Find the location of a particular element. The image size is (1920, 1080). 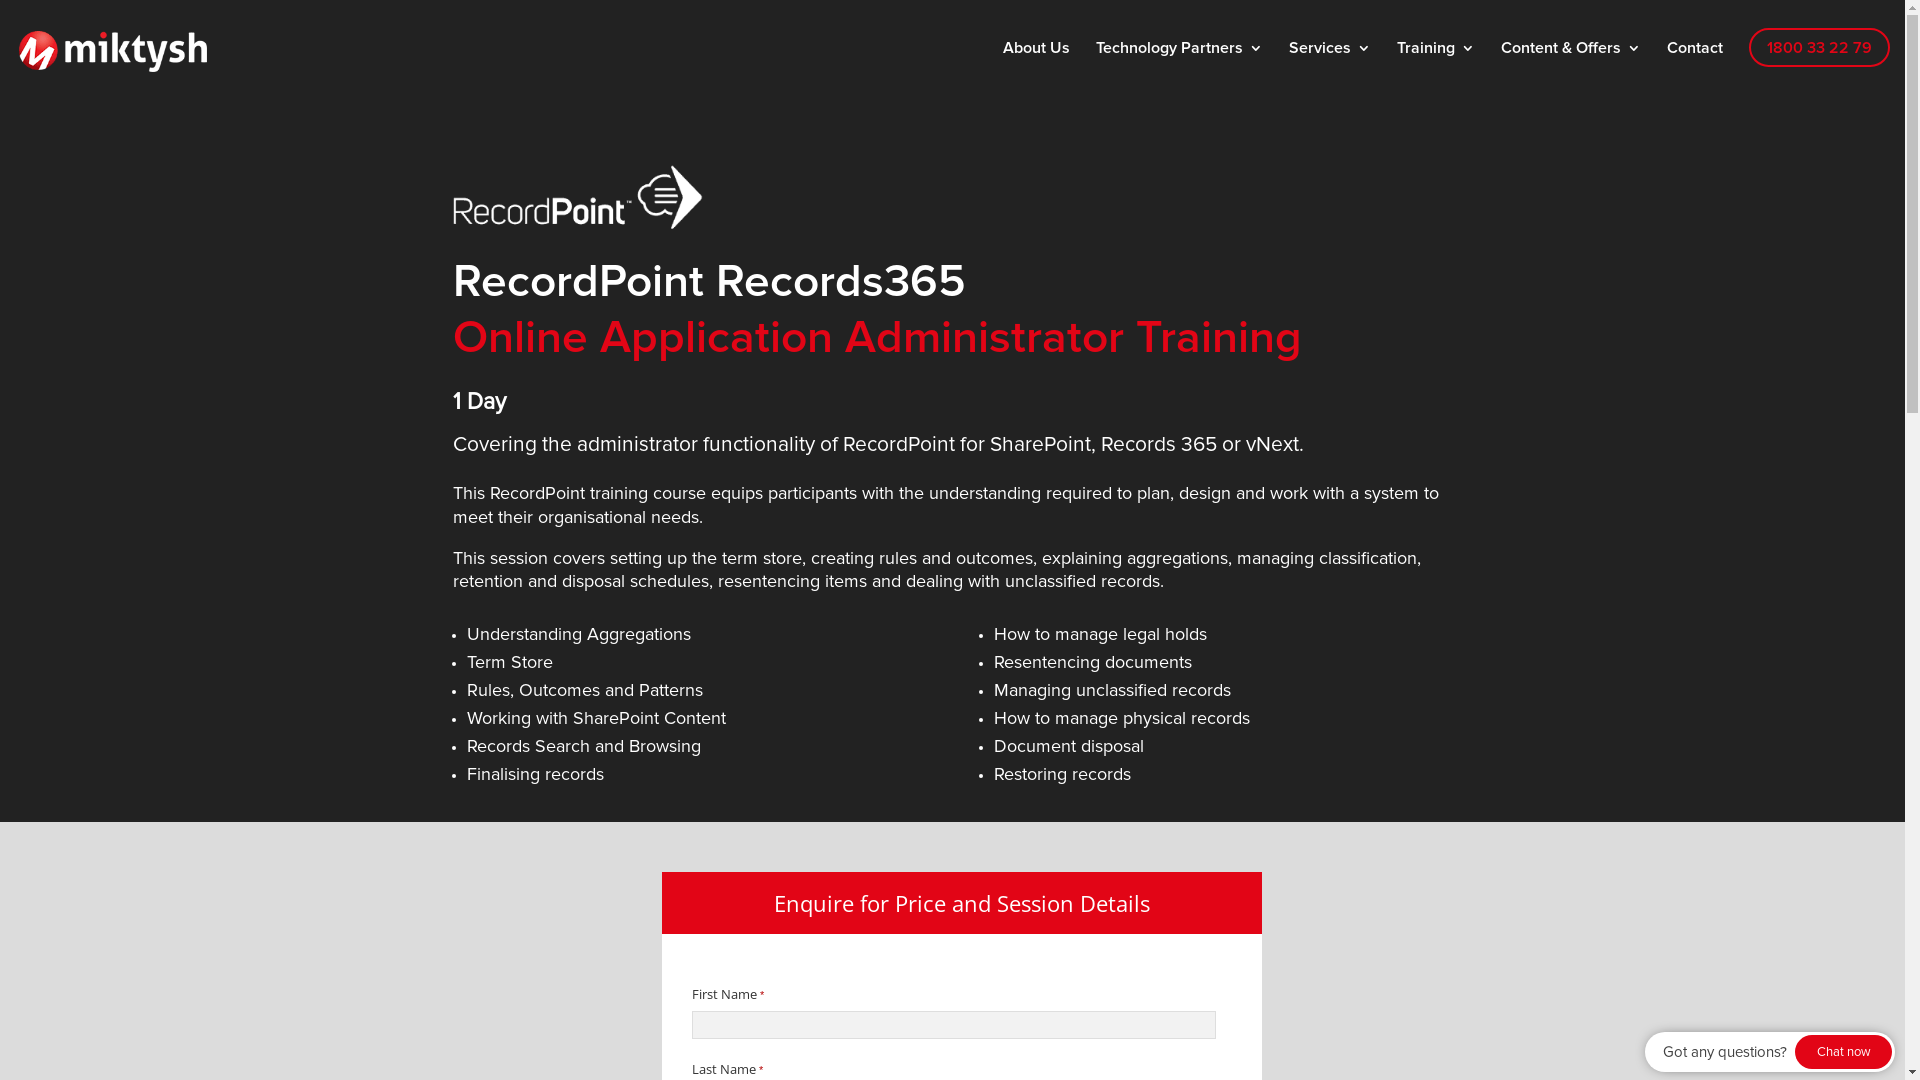

'Content & Offers' is located at coordinates (1569, 60).